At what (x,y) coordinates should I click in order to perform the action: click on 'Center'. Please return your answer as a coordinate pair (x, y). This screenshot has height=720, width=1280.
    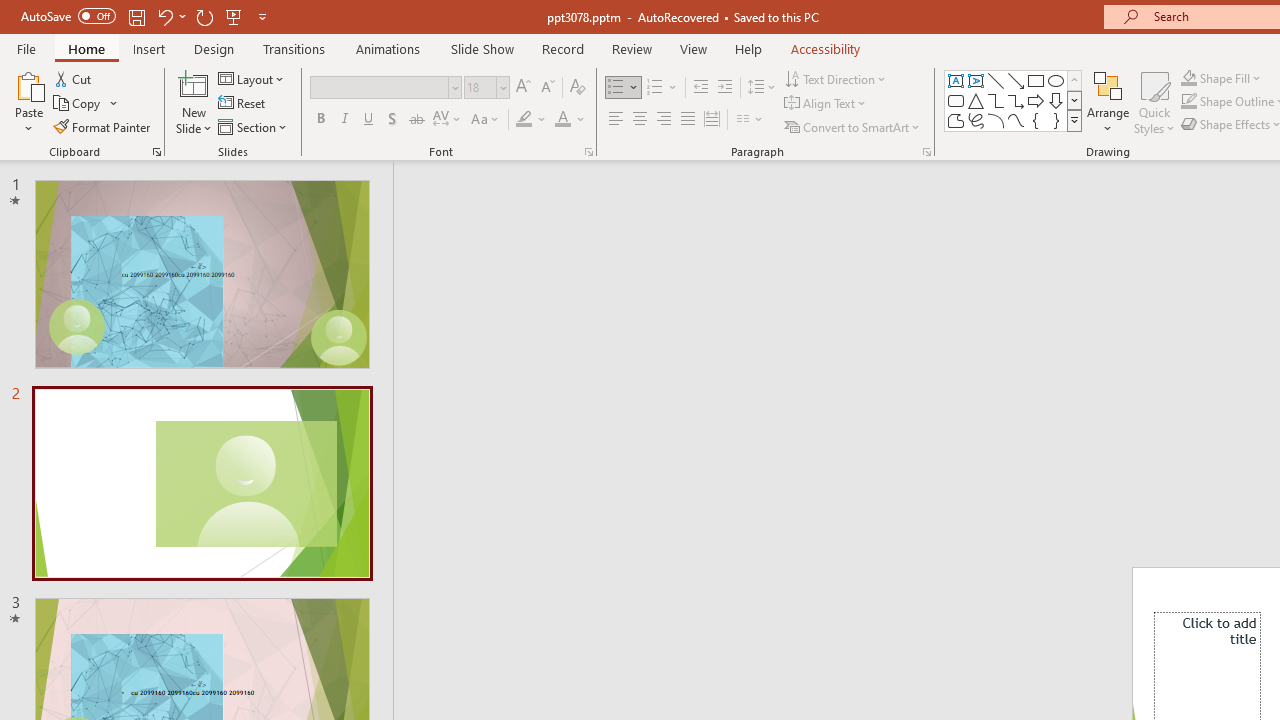
    Looking at the image, I should click on (640, 119).